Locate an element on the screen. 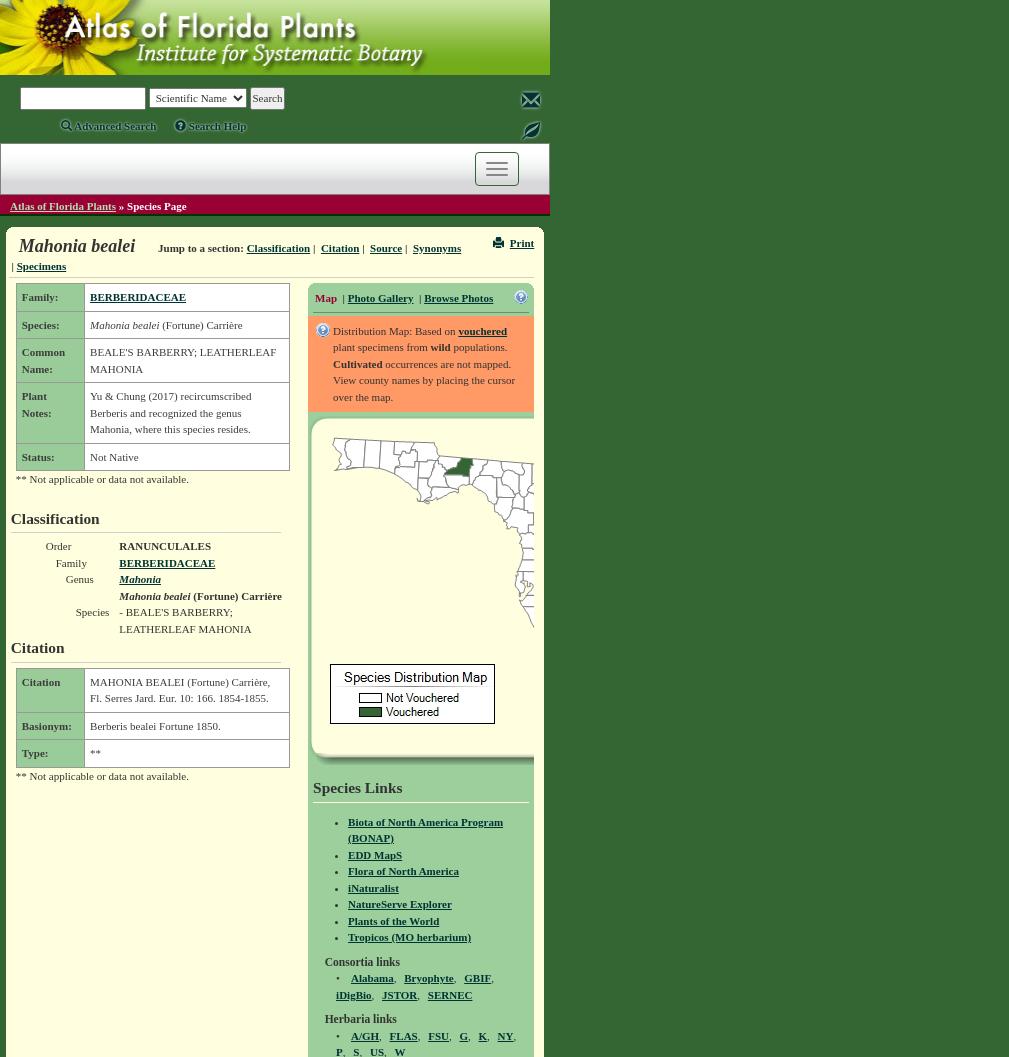 This screenshot has width=1009, height=1057. 'FLAS' is located at coordinates (401, 1034).